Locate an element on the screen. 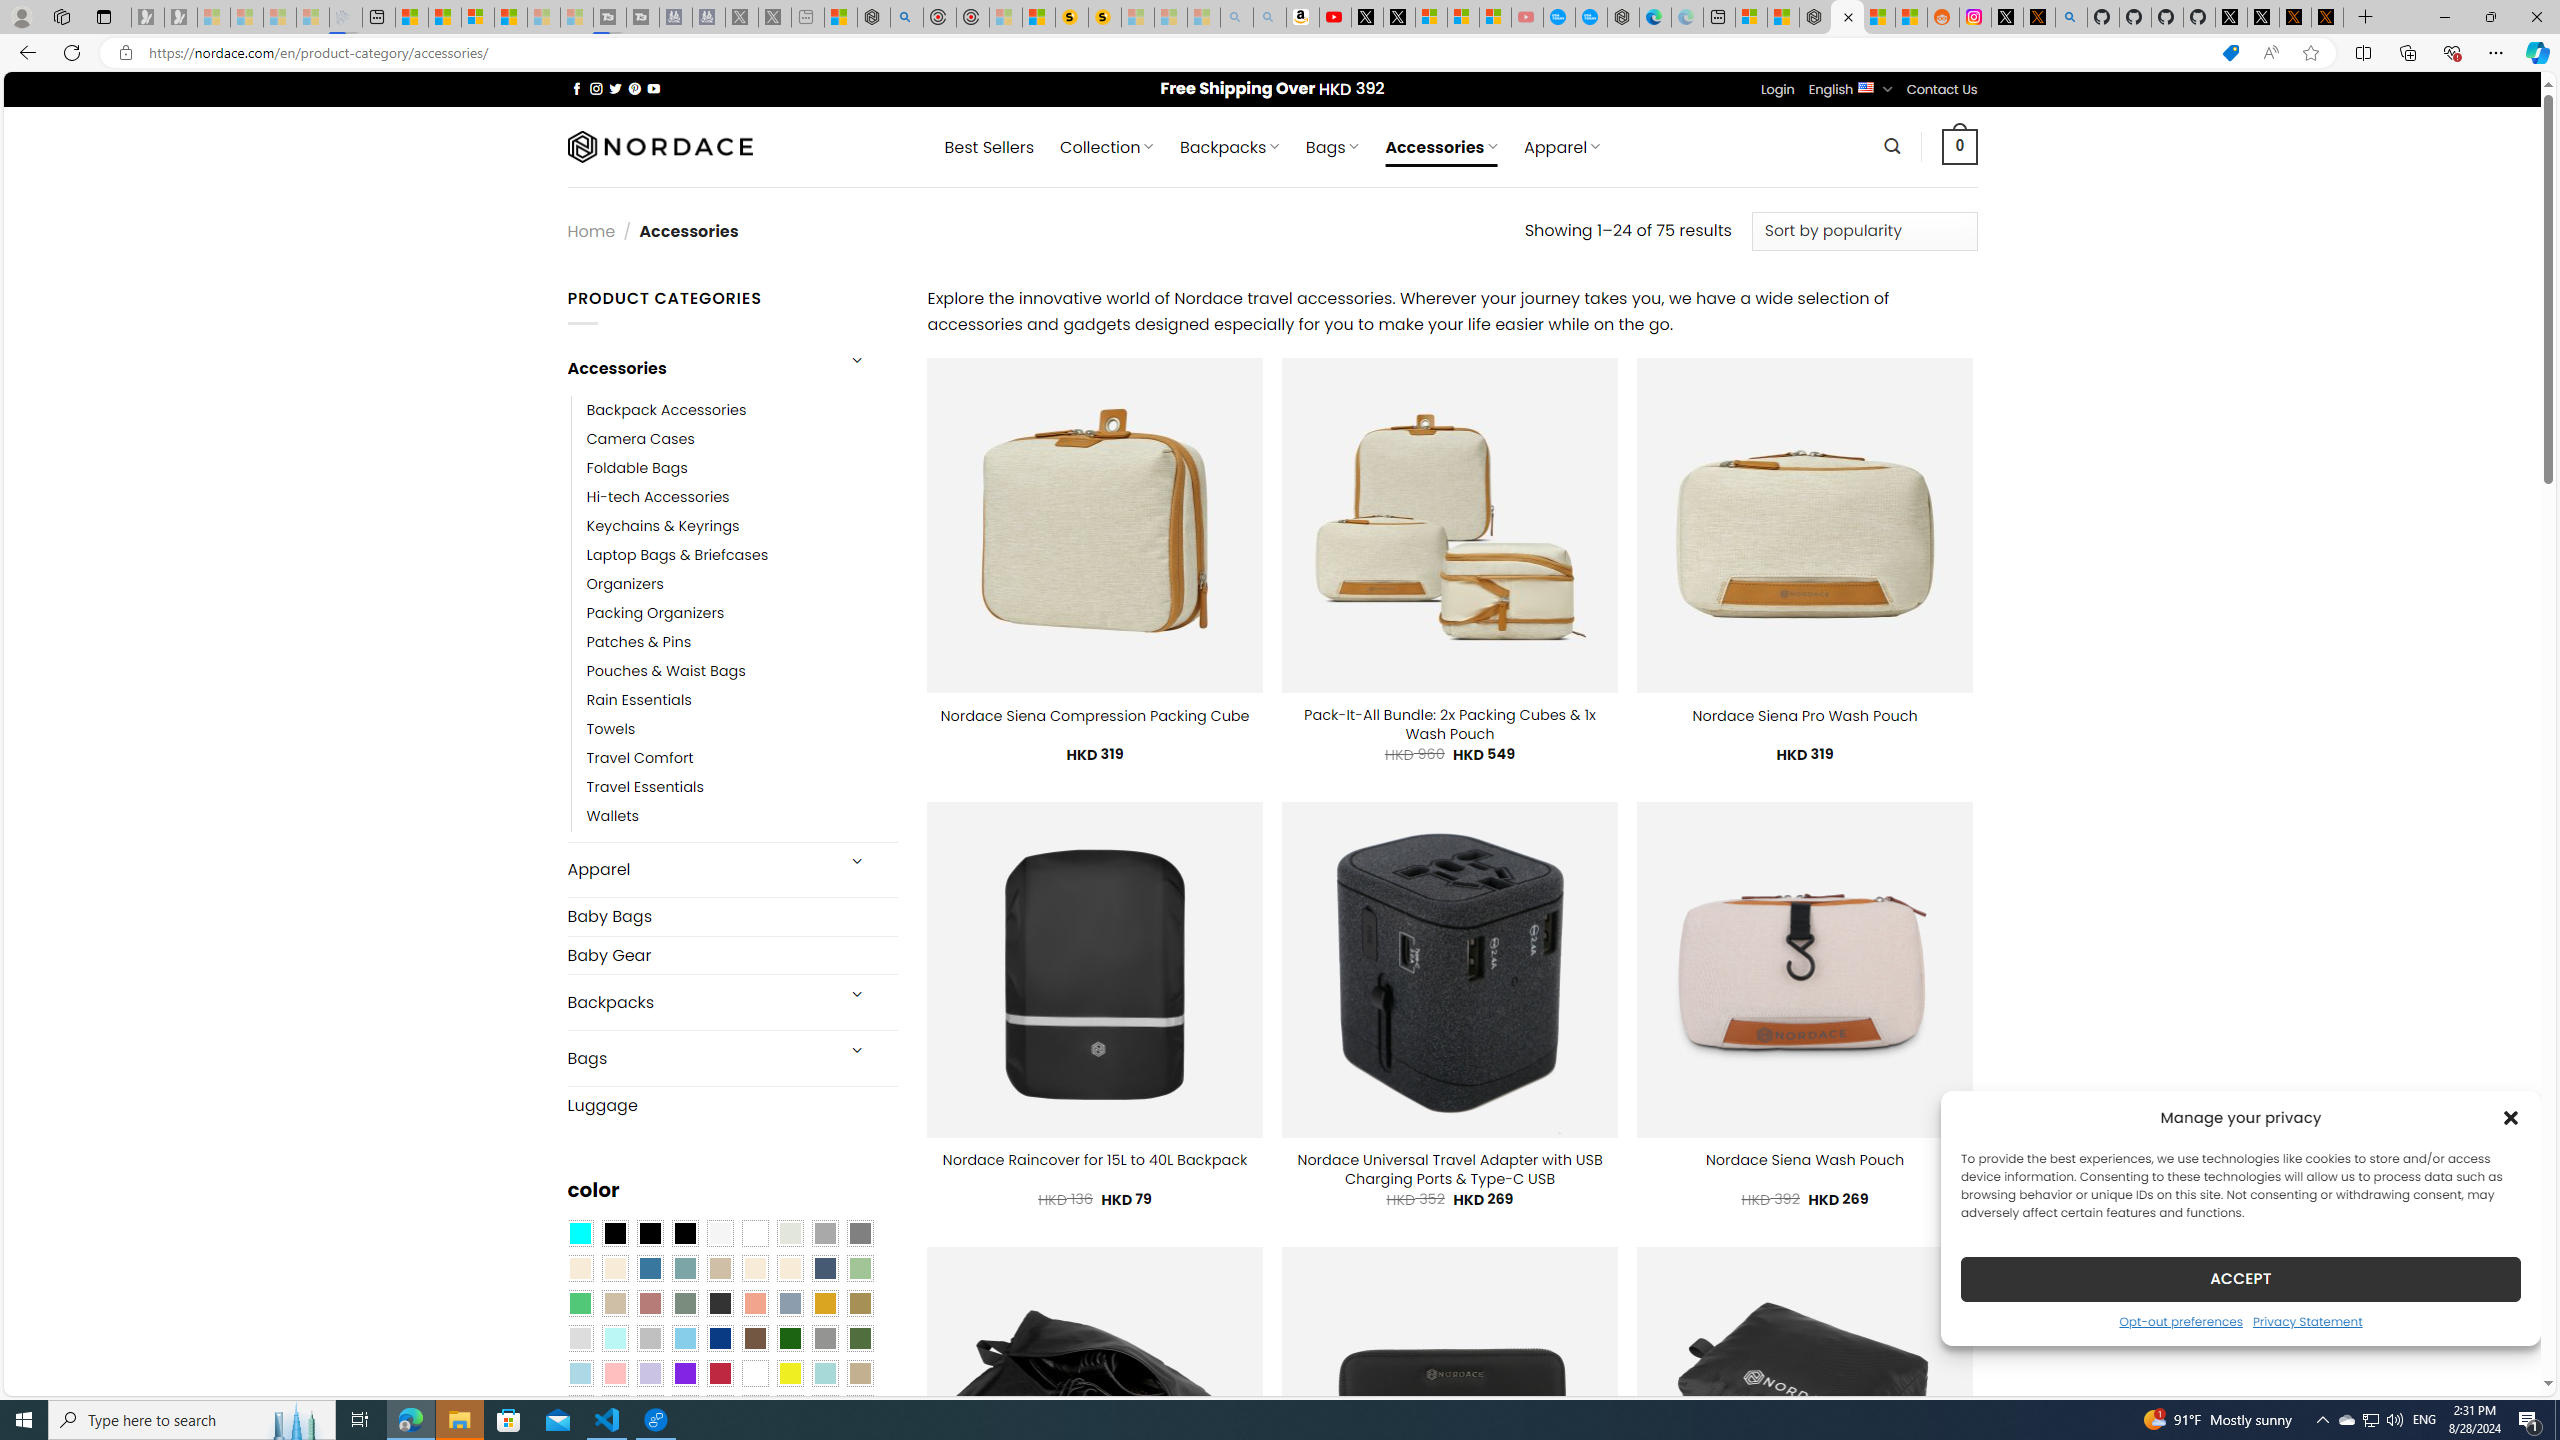  '  0  ' is located at coordinates (1960, 145).